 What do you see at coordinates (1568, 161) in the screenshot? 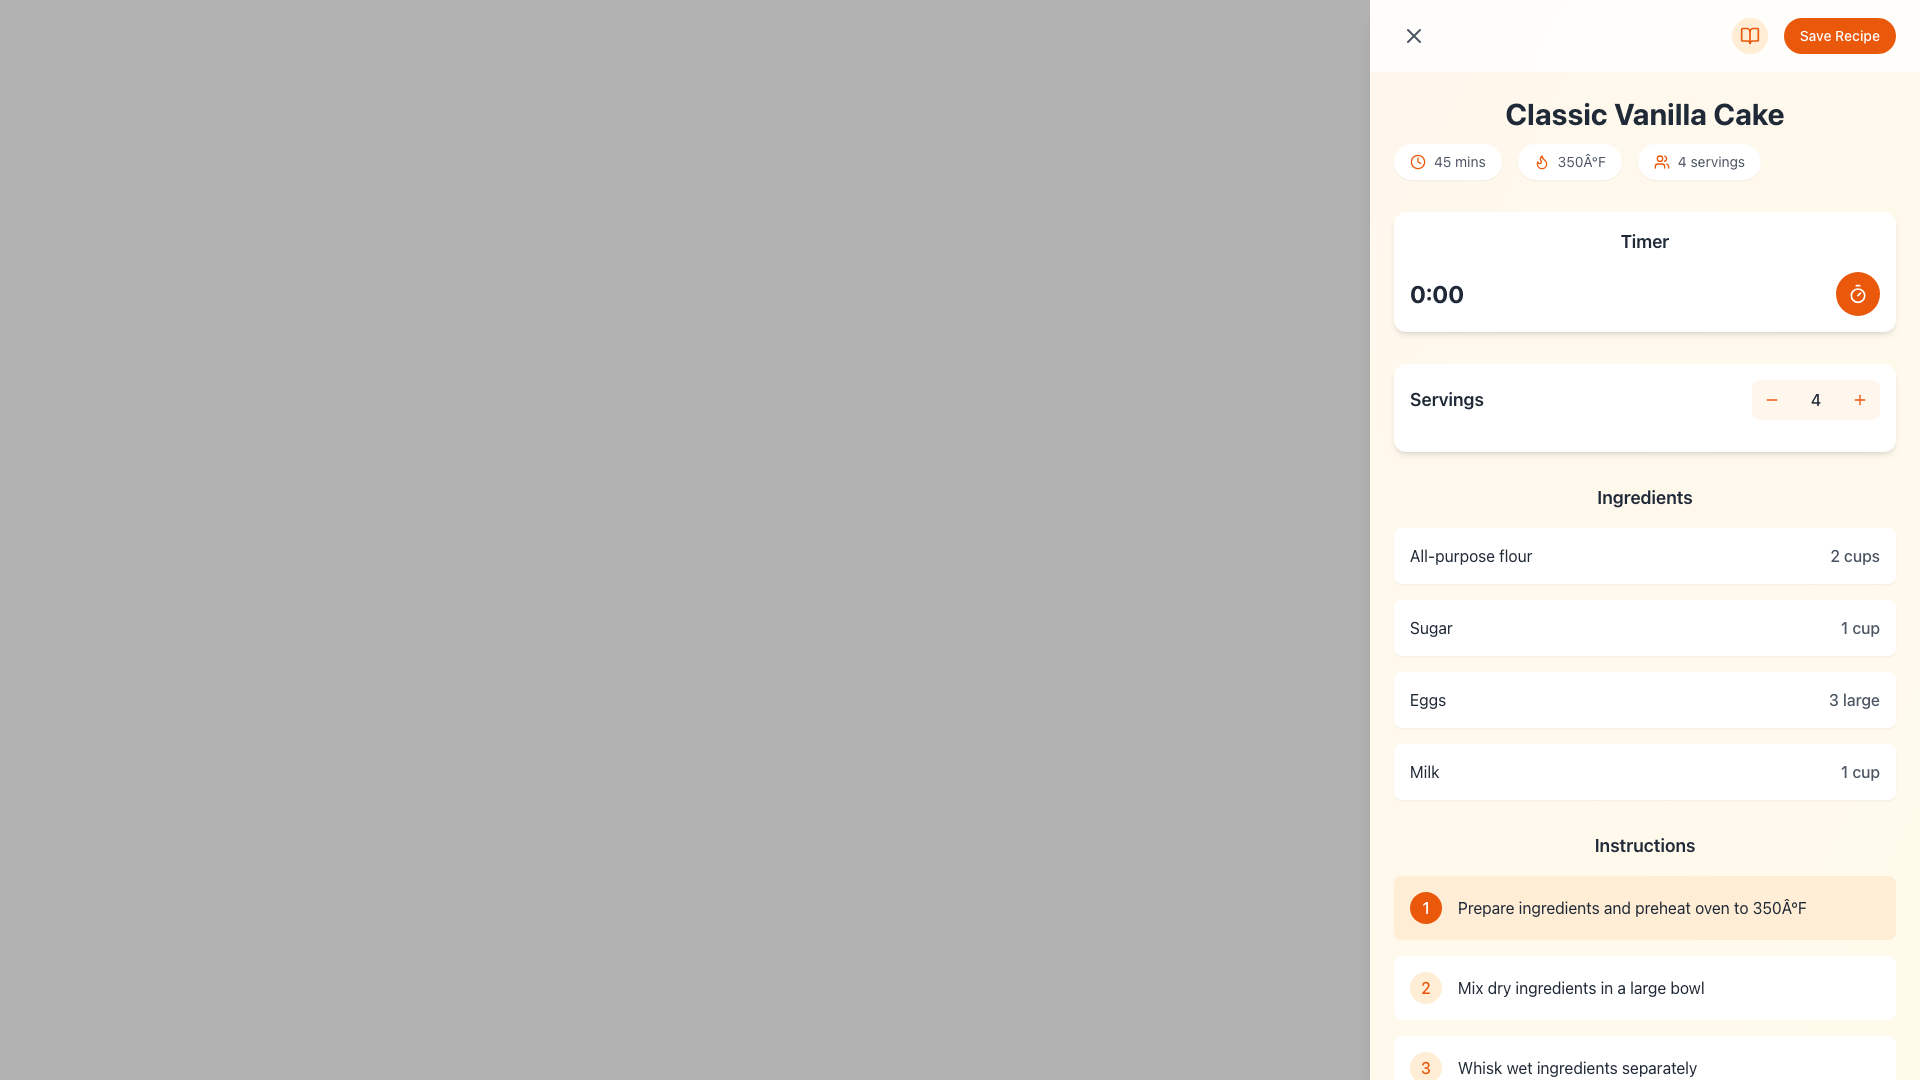
I see `the pill-shaped badge displaying '350°F' which has a white background and an orange flame icon to its left, located under the heading 'Classic Vanilla Cake'` at bounding box center [1568, 161].